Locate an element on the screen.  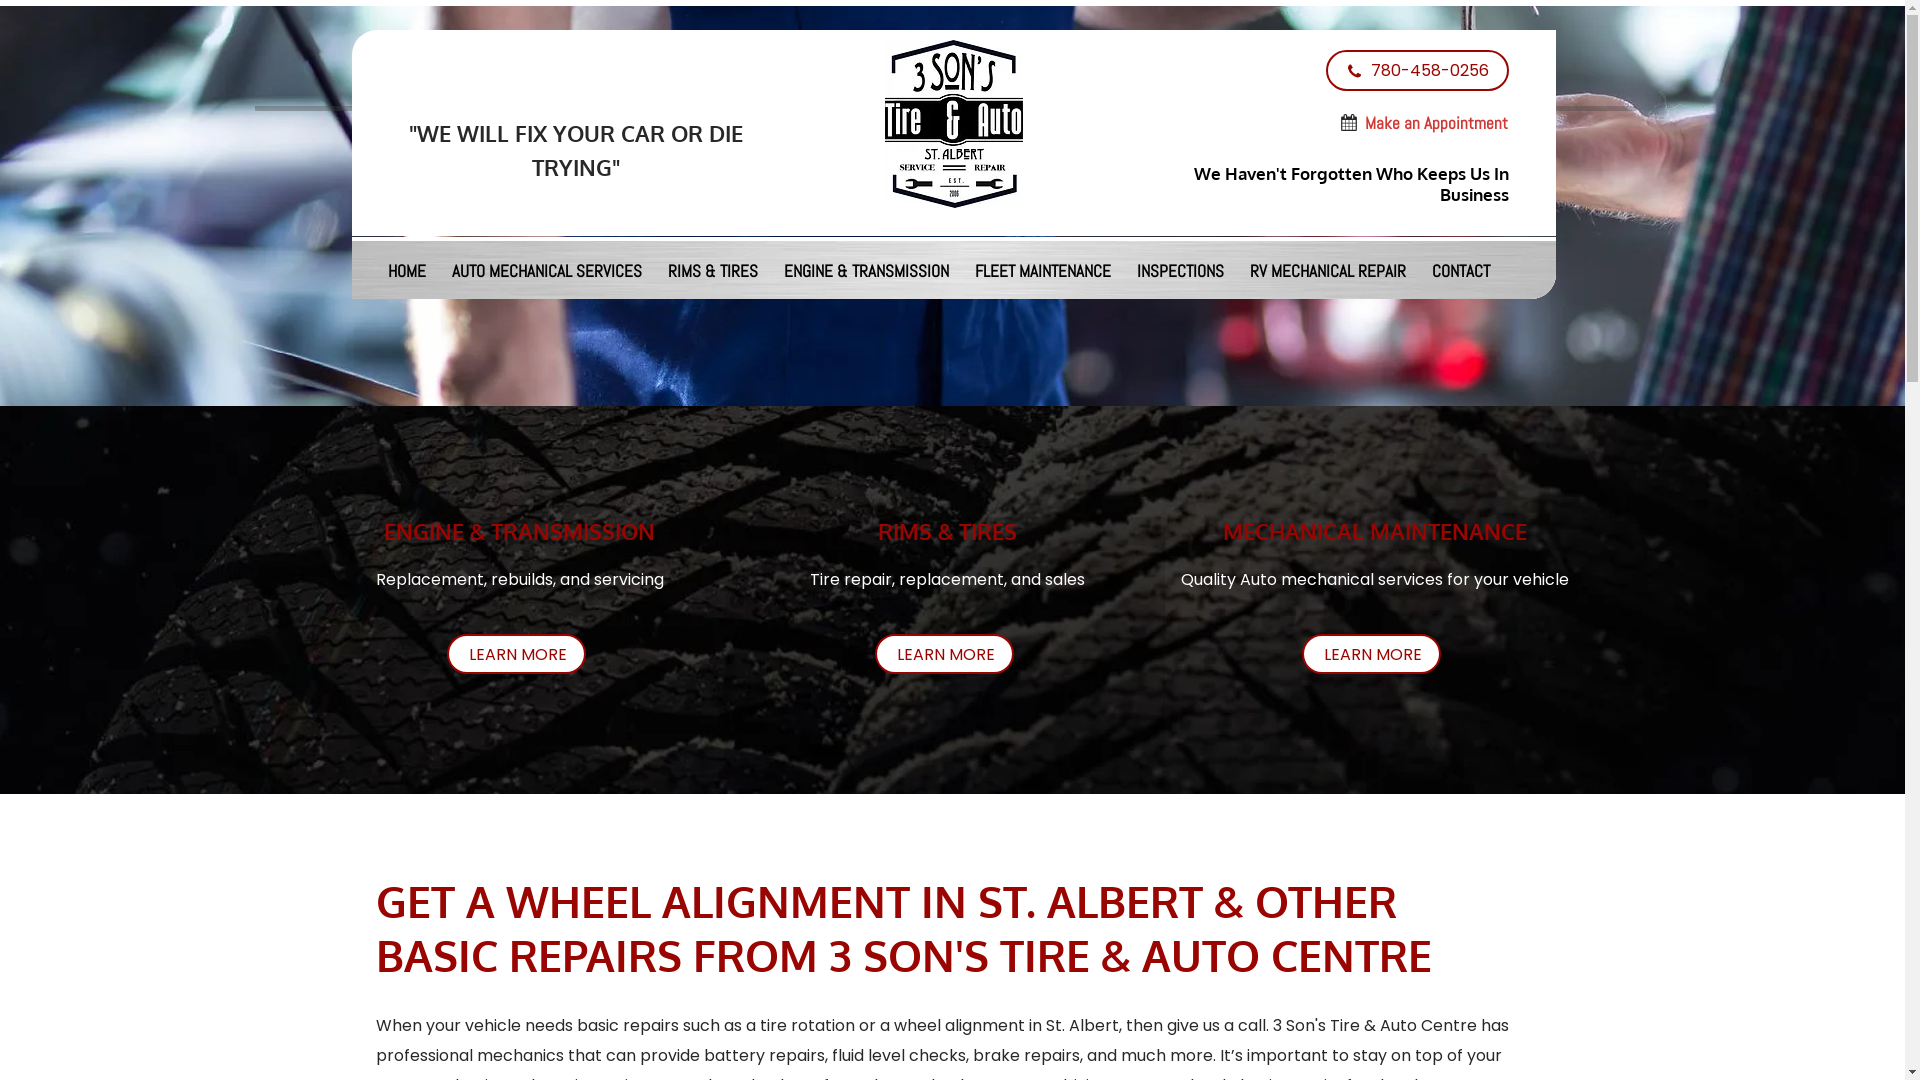
'INSPECTIONS' is located at coordinates (1180, 270).